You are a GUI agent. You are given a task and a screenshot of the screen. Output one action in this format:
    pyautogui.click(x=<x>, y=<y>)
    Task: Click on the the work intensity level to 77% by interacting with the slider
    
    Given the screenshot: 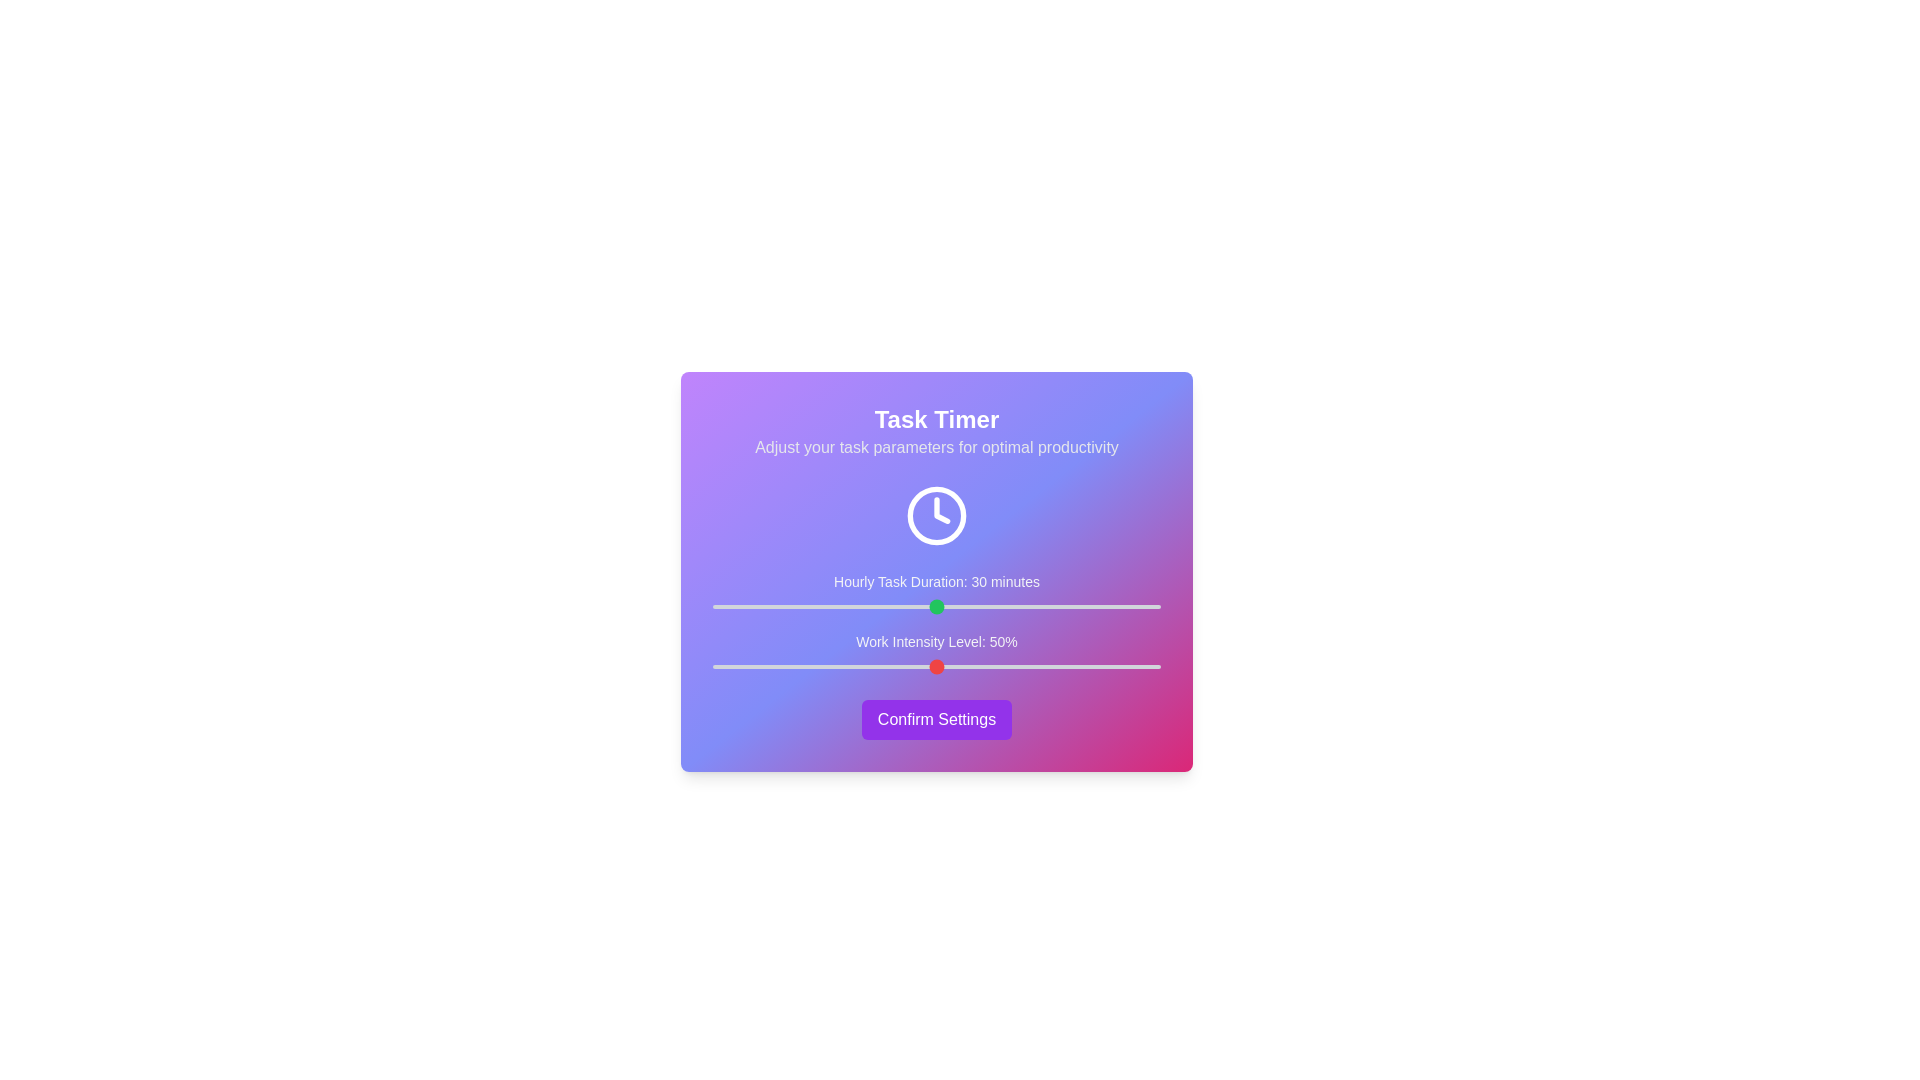 What is the action you would take?
    pyautogui.click(x=1056, y=667)
    